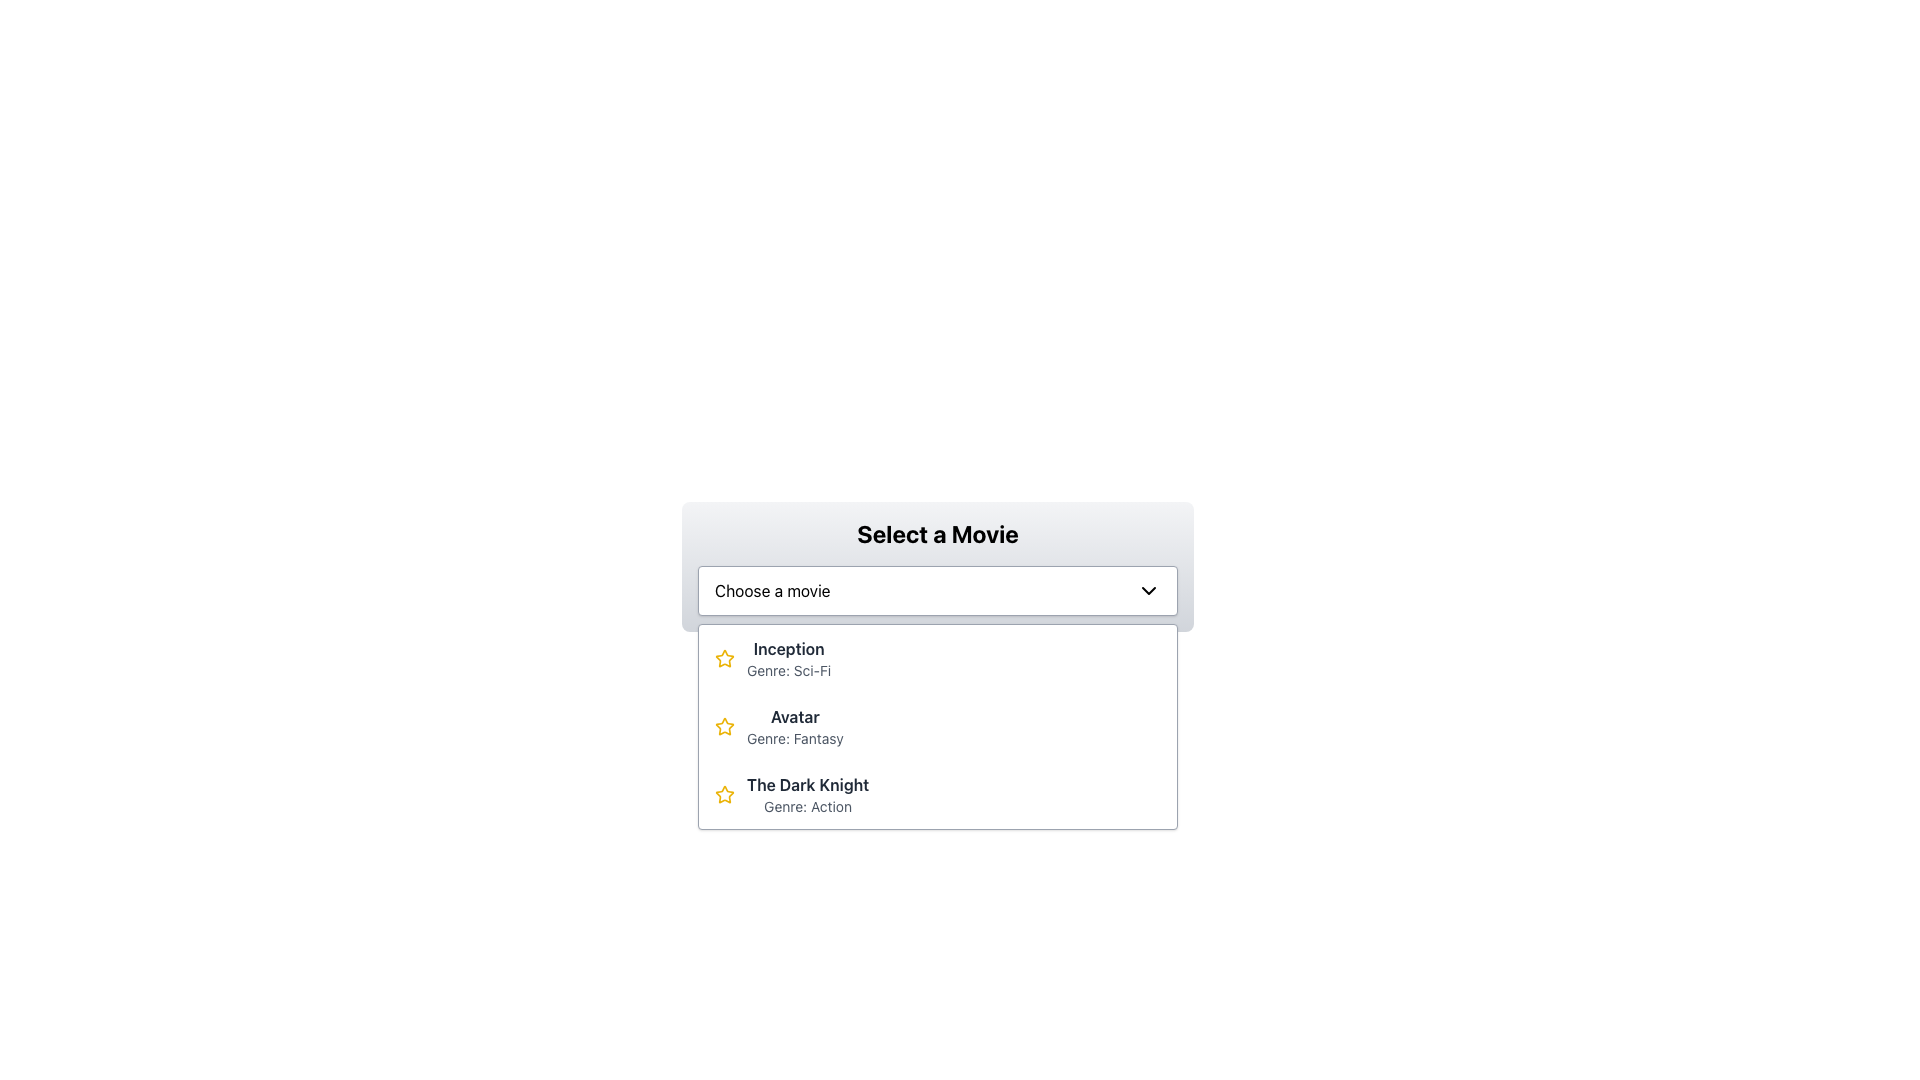  What do you see at coordinates (807, 793) in the screenshot?
I see `the text block representing the movie choice option 'The Dark Knight' within the dropdown list` at bounding box center [807, 793].